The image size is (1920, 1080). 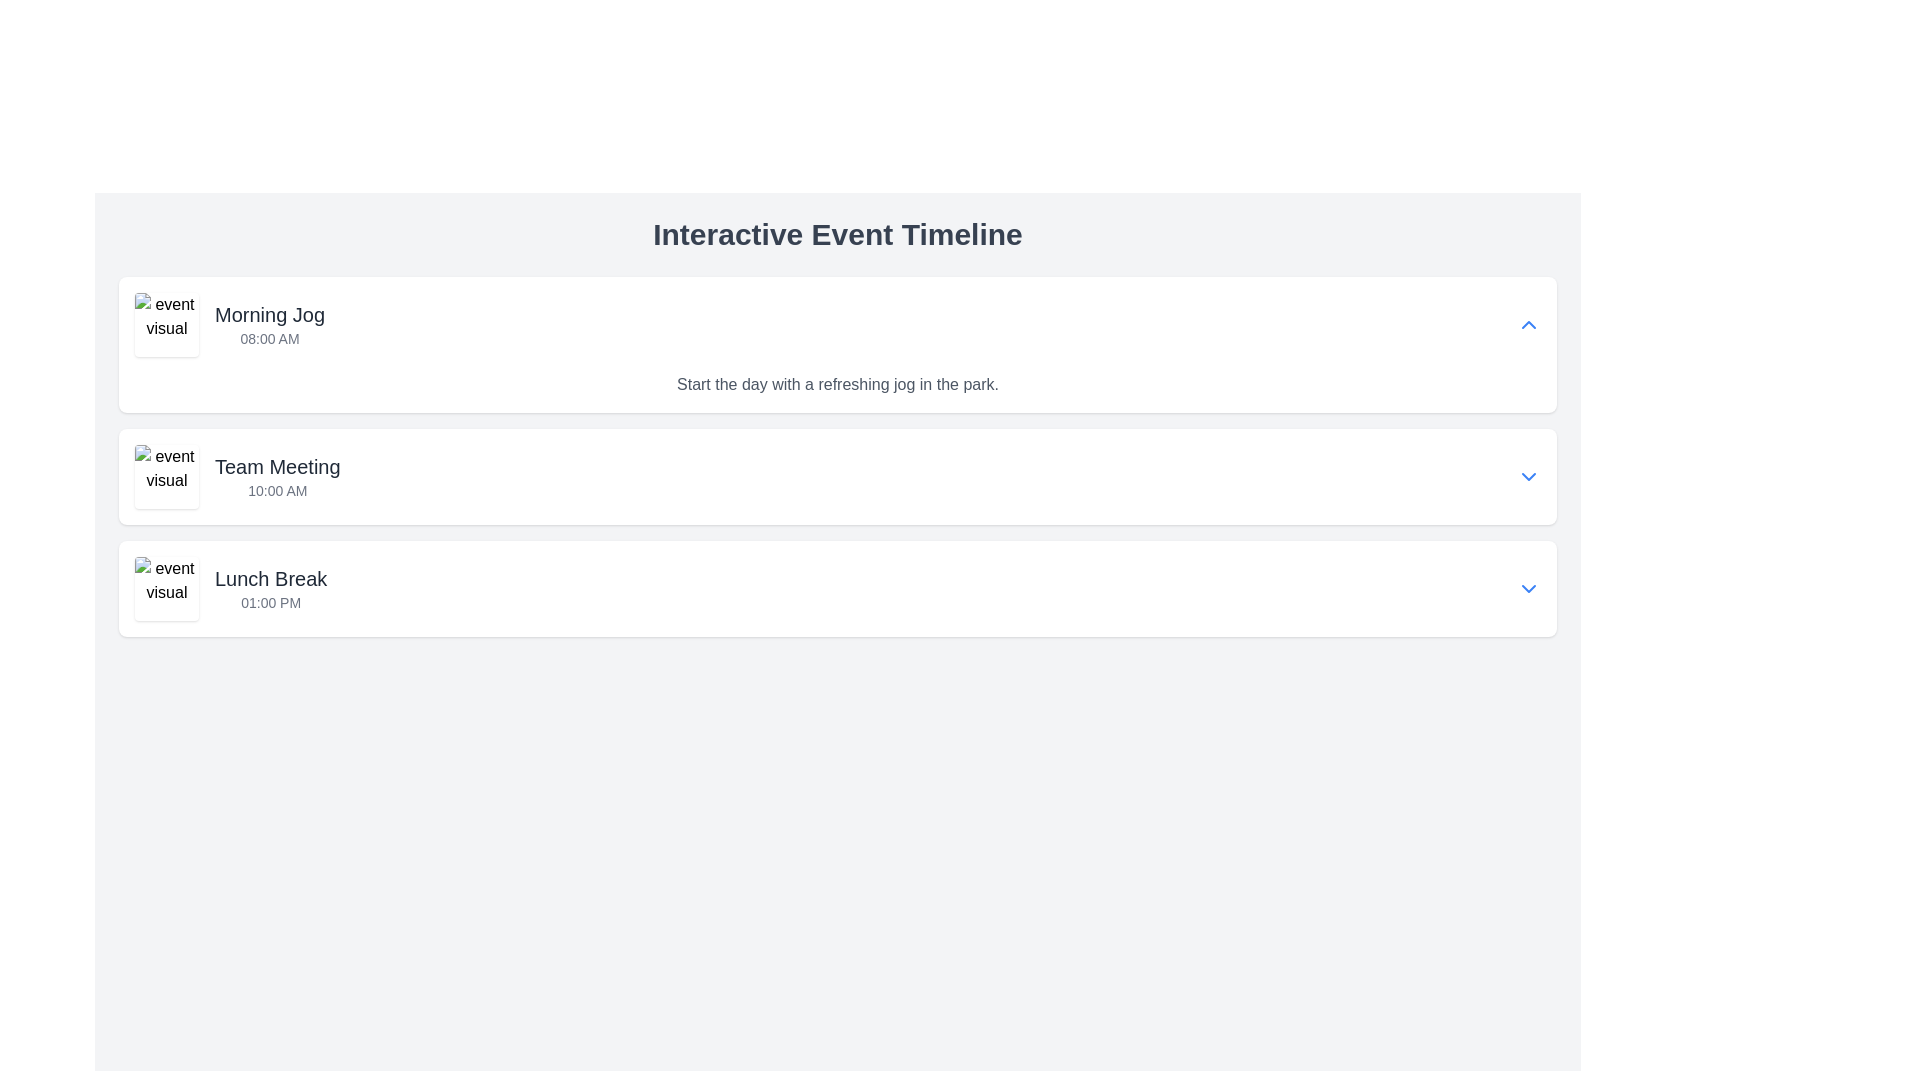 What do you see at coordinates (276, 466) in the screenshot?
I see `the 'Team Meeting' text label, which is centrally located in the second timeline entry of the Interactive Event Timeline and displays the event title in a large, bold, dark gray font` at bounding box center [276, 466].